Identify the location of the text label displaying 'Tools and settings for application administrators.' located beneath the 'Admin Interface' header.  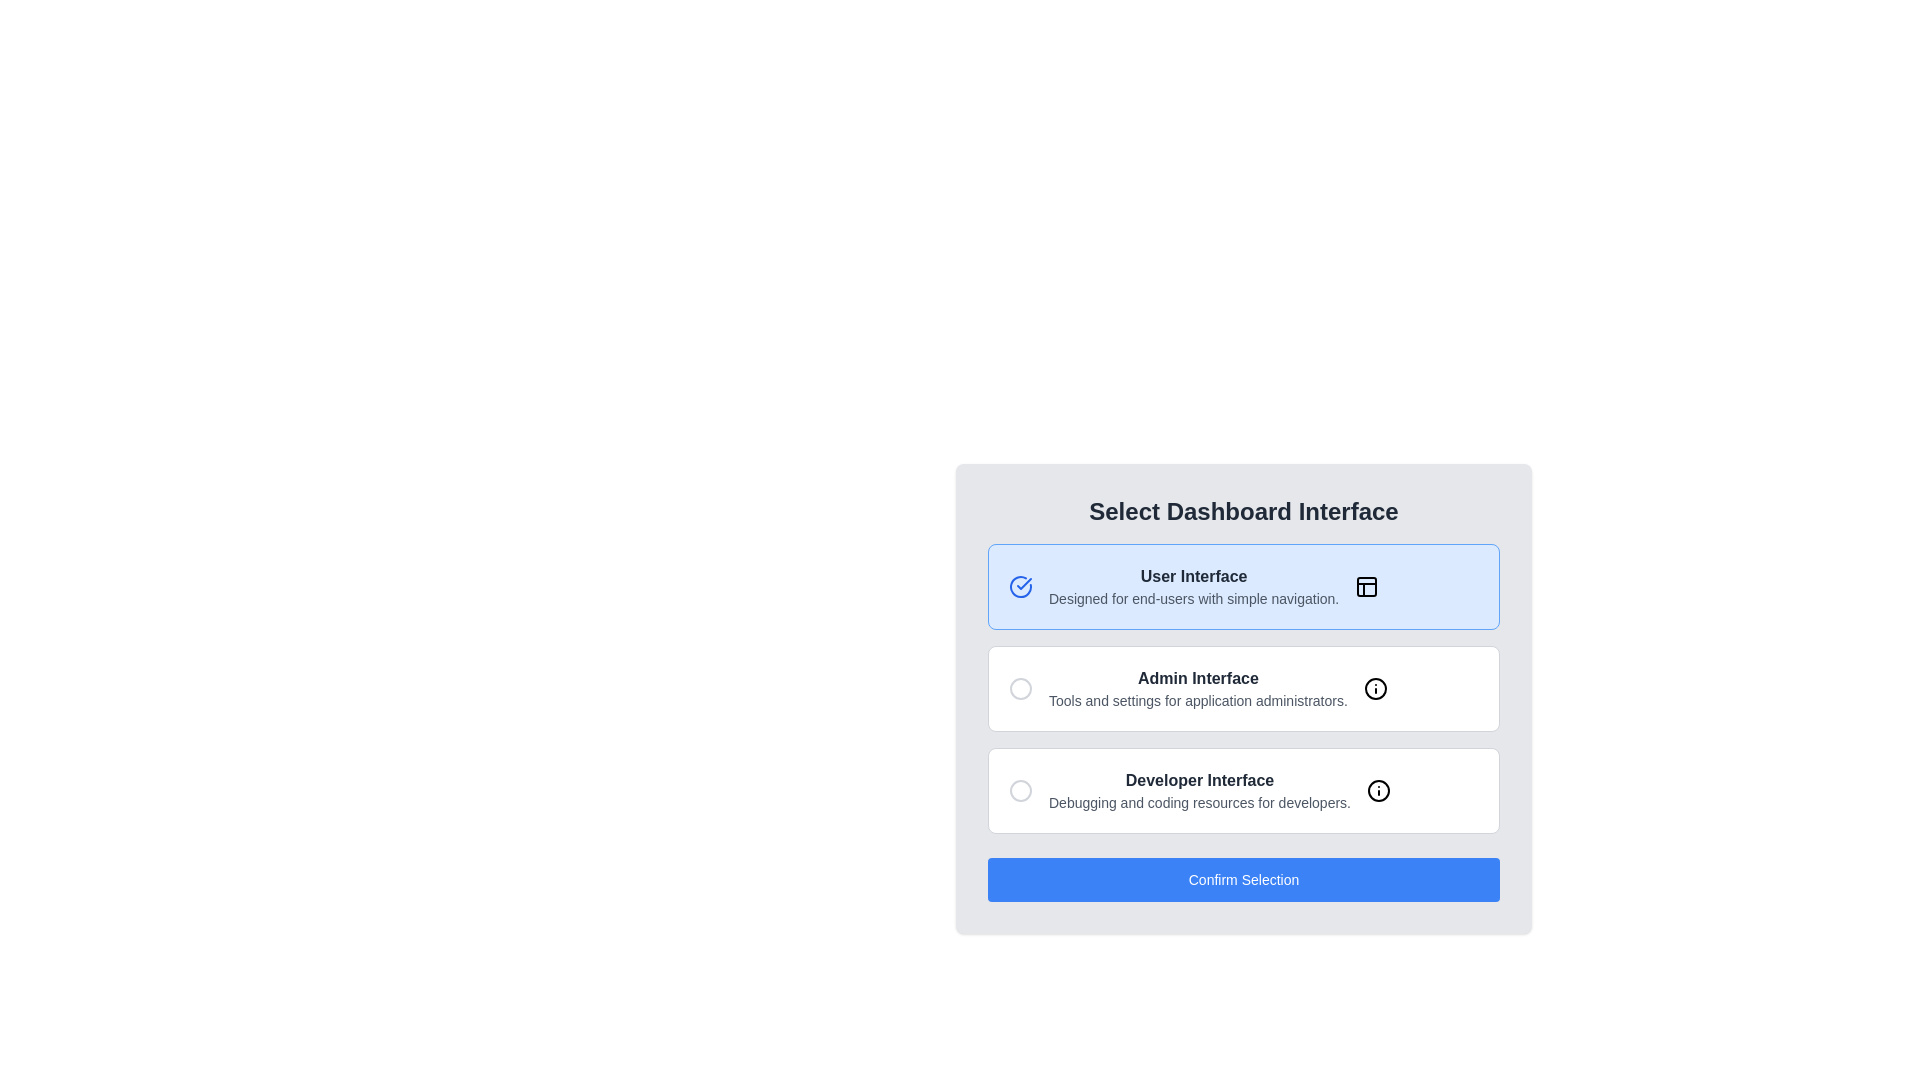
(1198, 700).